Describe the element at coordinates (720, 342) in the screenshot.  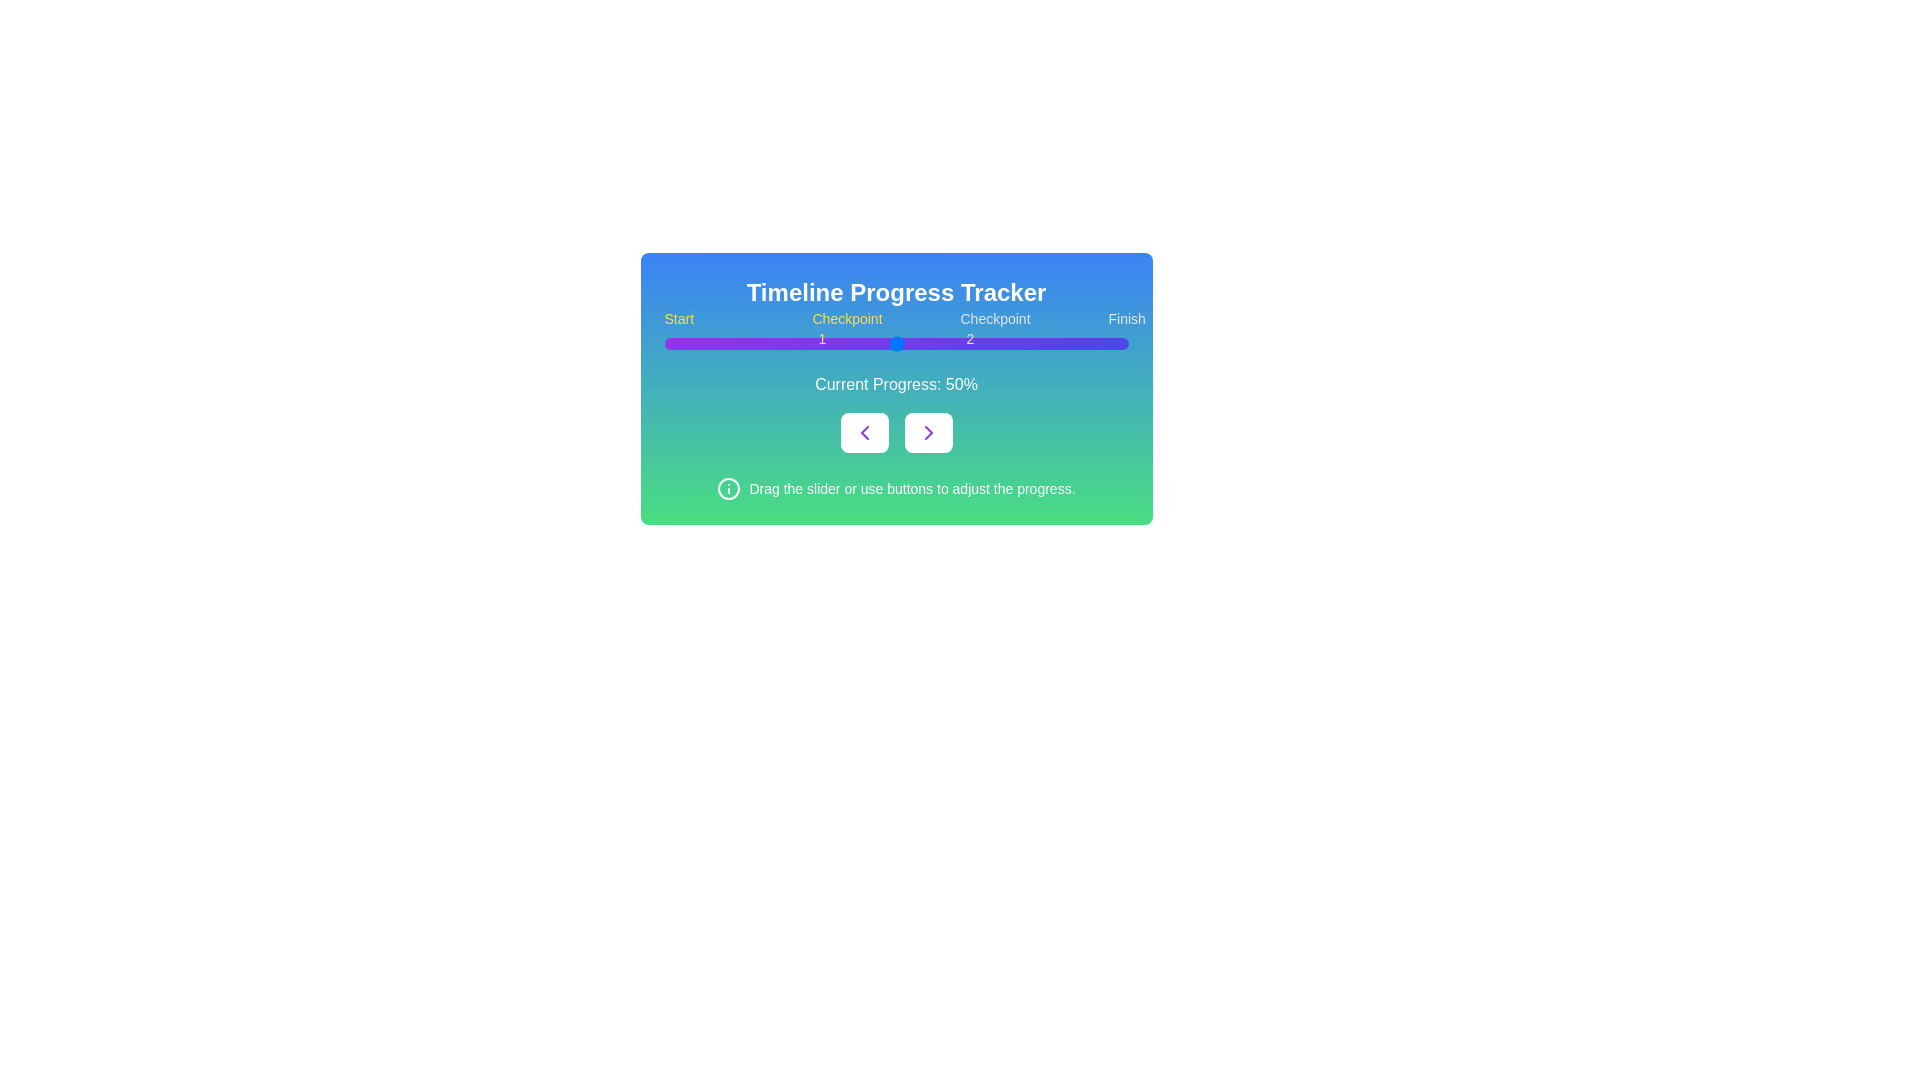
I see `the slider` at that location.